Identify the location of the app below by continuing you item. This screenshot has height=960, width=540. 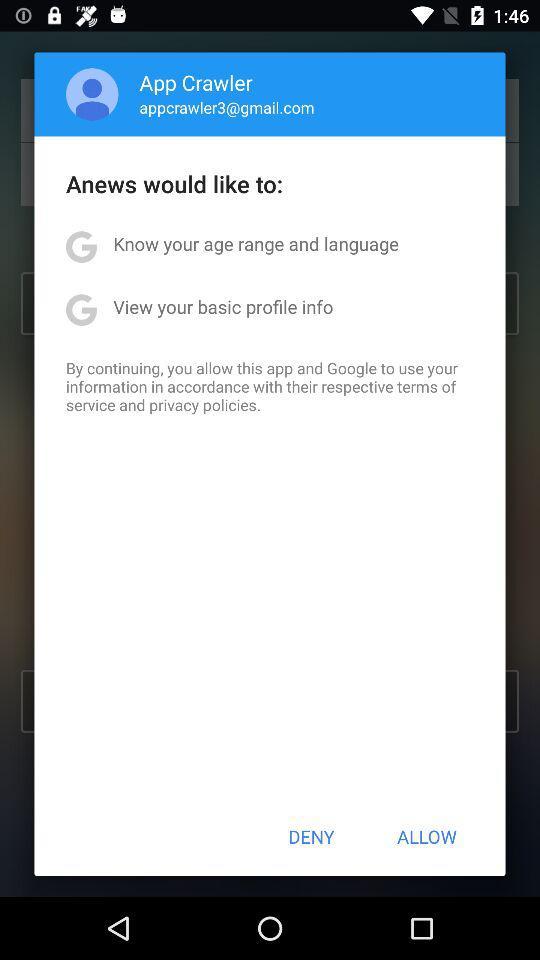
(311, 836).